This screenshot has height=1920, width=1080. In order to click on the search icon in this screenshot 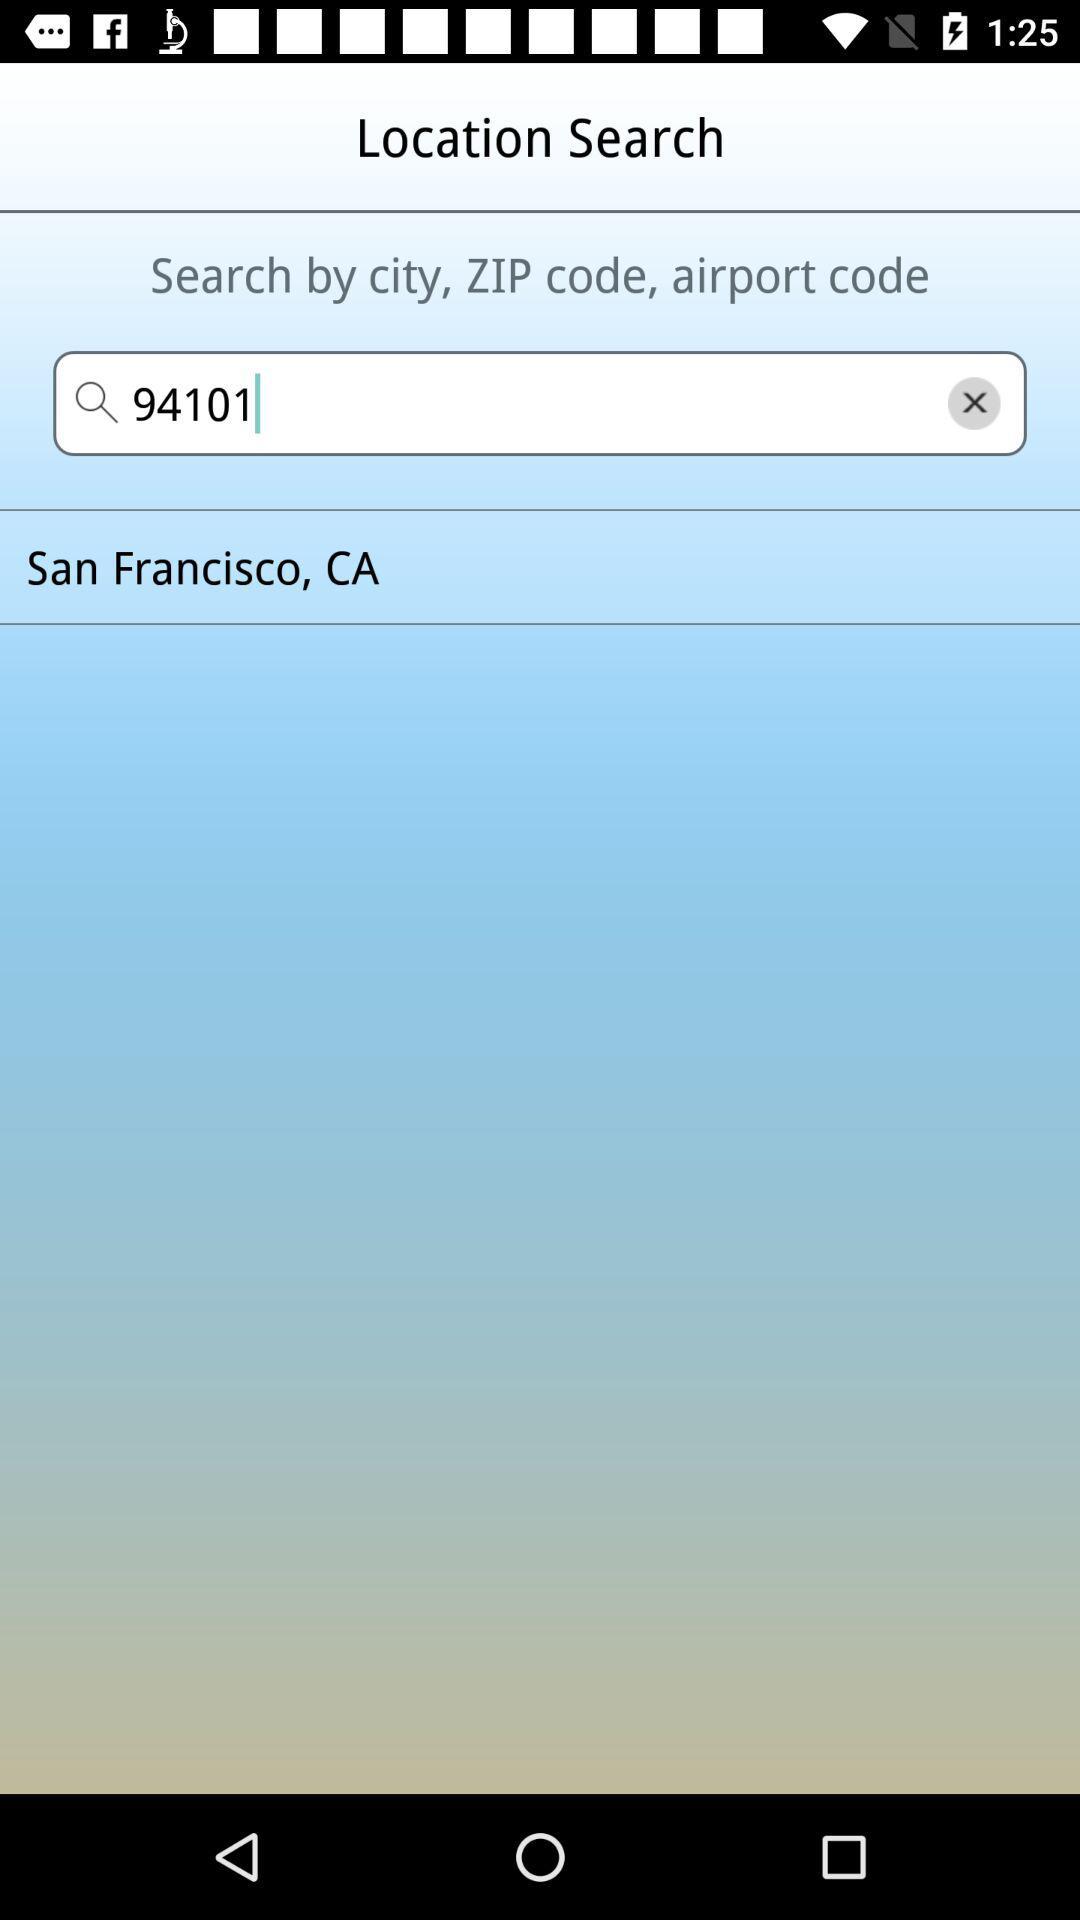, I will do `click(97, 402)`.